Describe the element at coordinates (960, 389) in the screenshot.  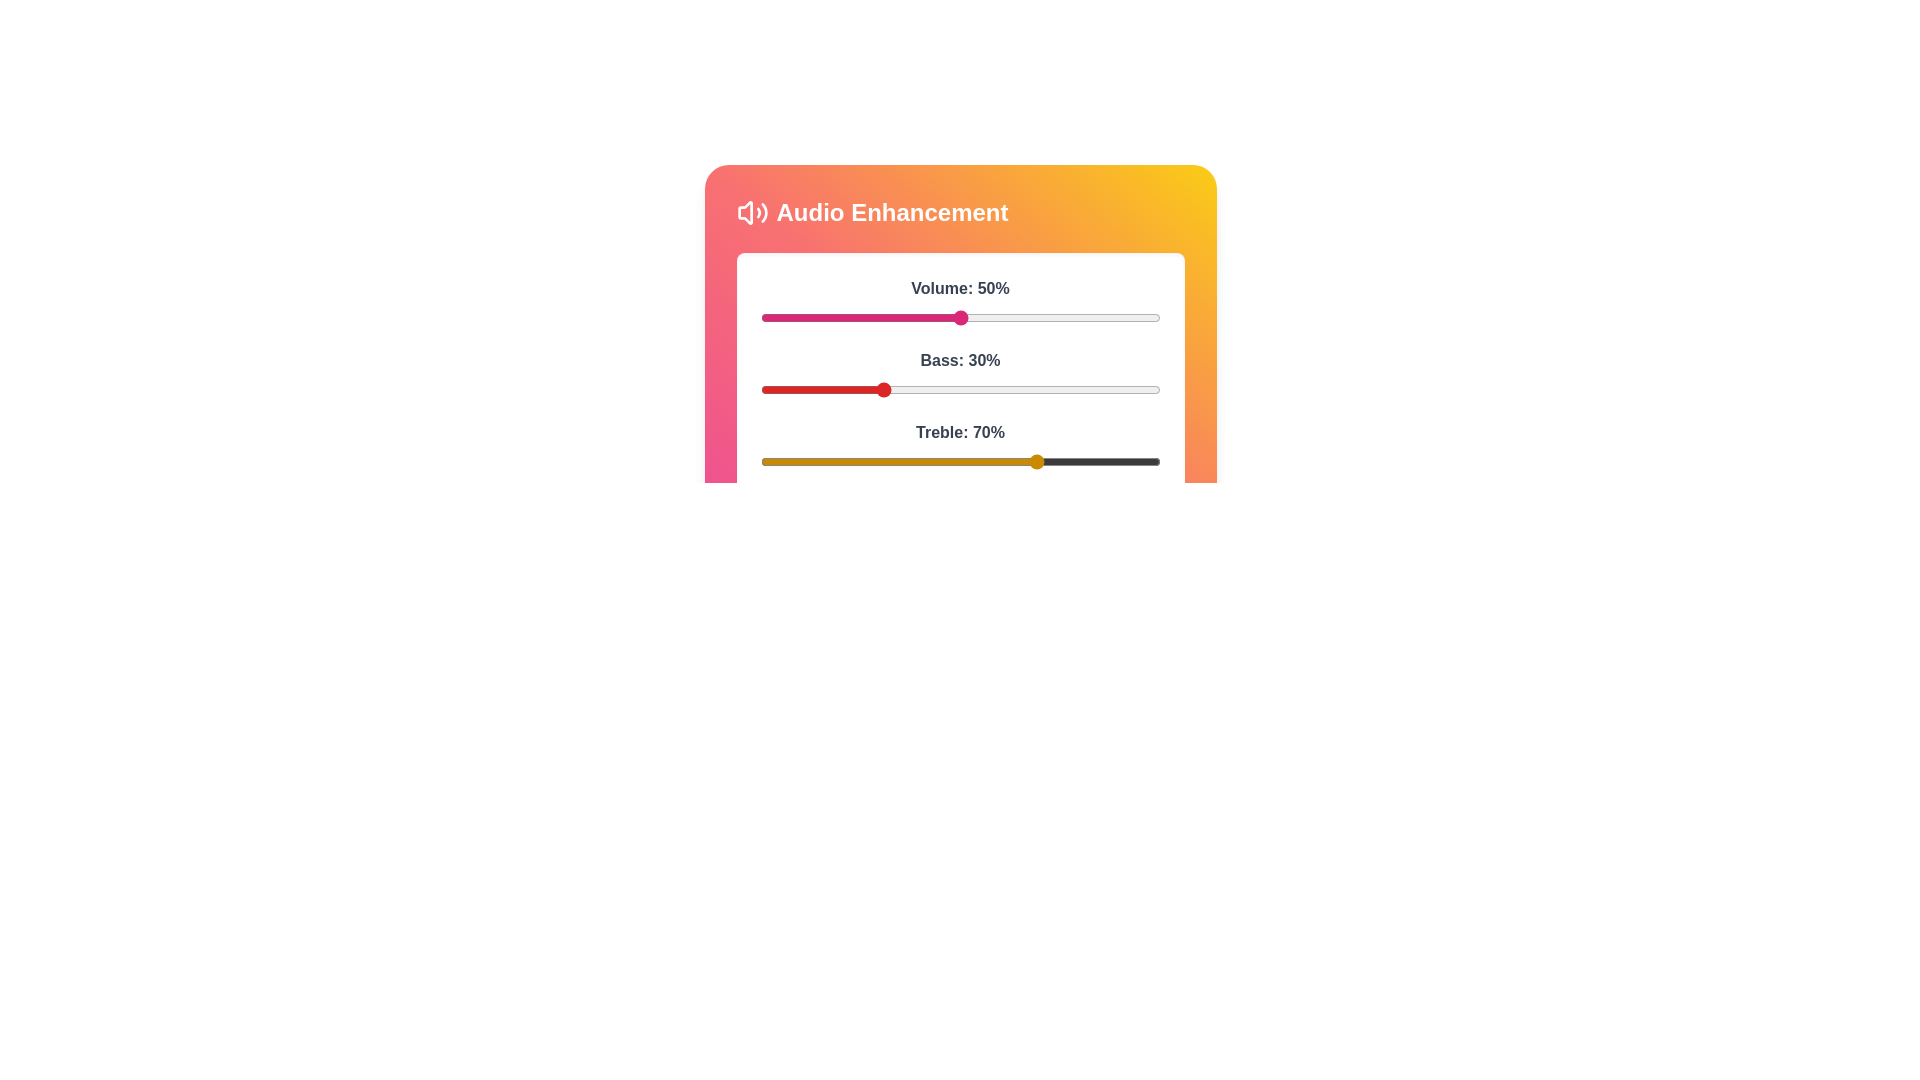
I see `the horizontal slider labeled 'Bass: 30%' to set the bass level to the desired position` at that location.